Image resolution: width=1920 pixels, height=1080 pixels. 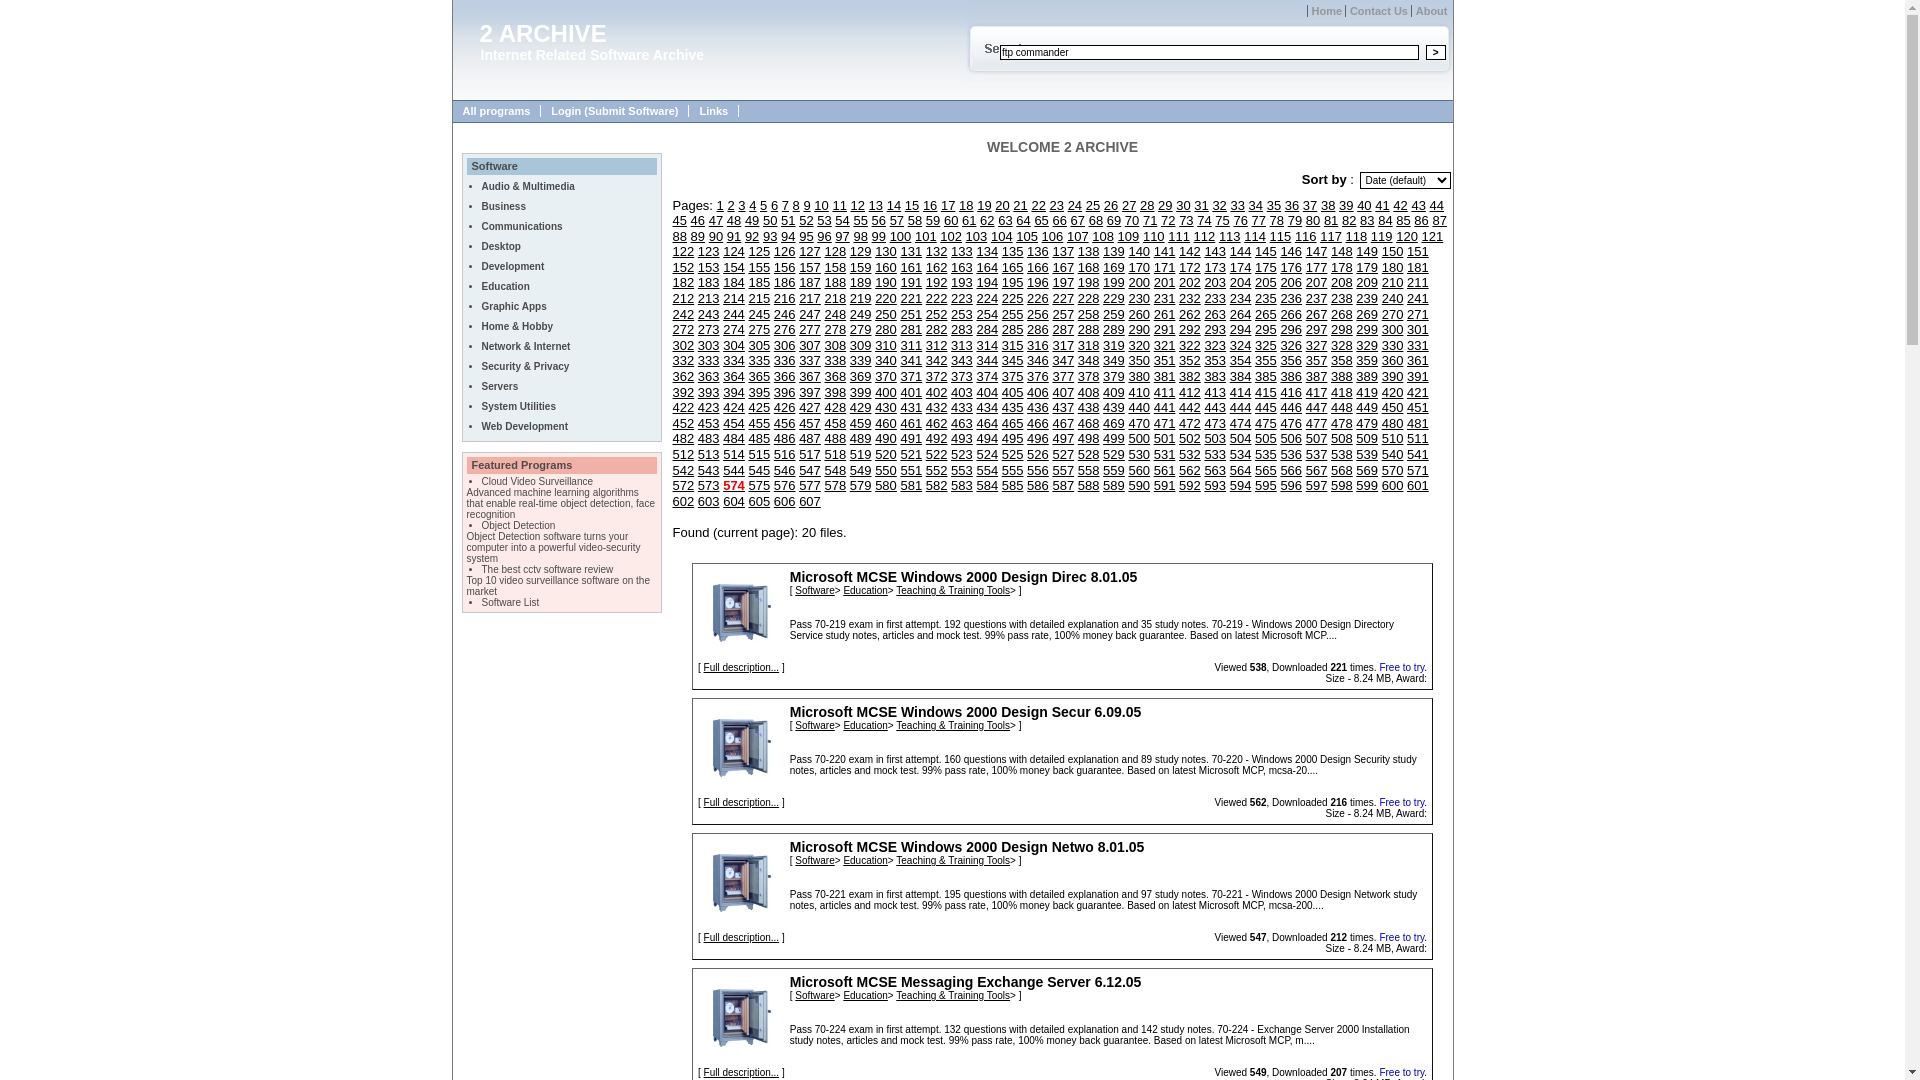 I want to click on '127', so click(x=797, y=250).